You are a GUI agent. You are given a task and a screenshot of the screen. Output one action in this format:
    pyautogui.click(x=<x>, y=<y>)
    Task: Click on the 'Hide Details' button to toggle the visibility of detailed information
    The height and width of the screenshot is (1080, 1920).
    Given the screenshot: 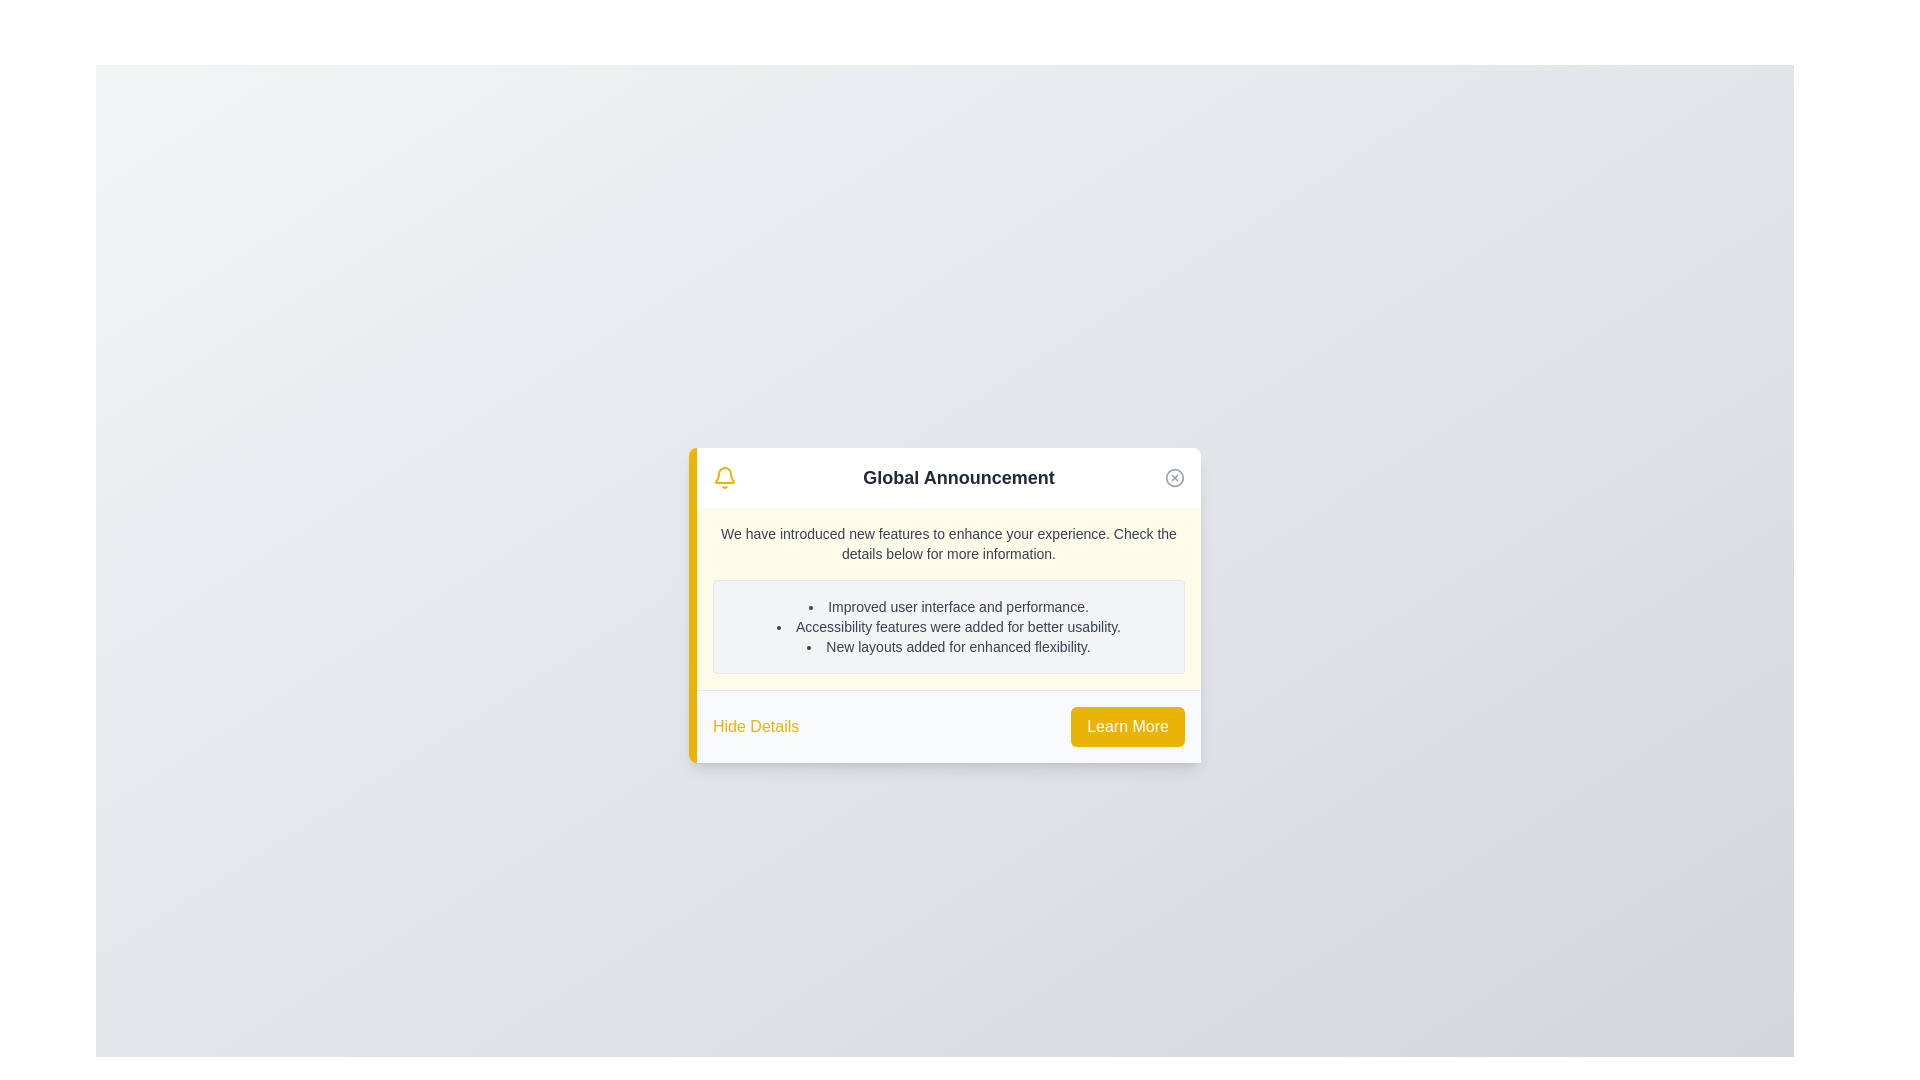 What is the action you would take?
    pyautogui.click(x=754, y=725)
    